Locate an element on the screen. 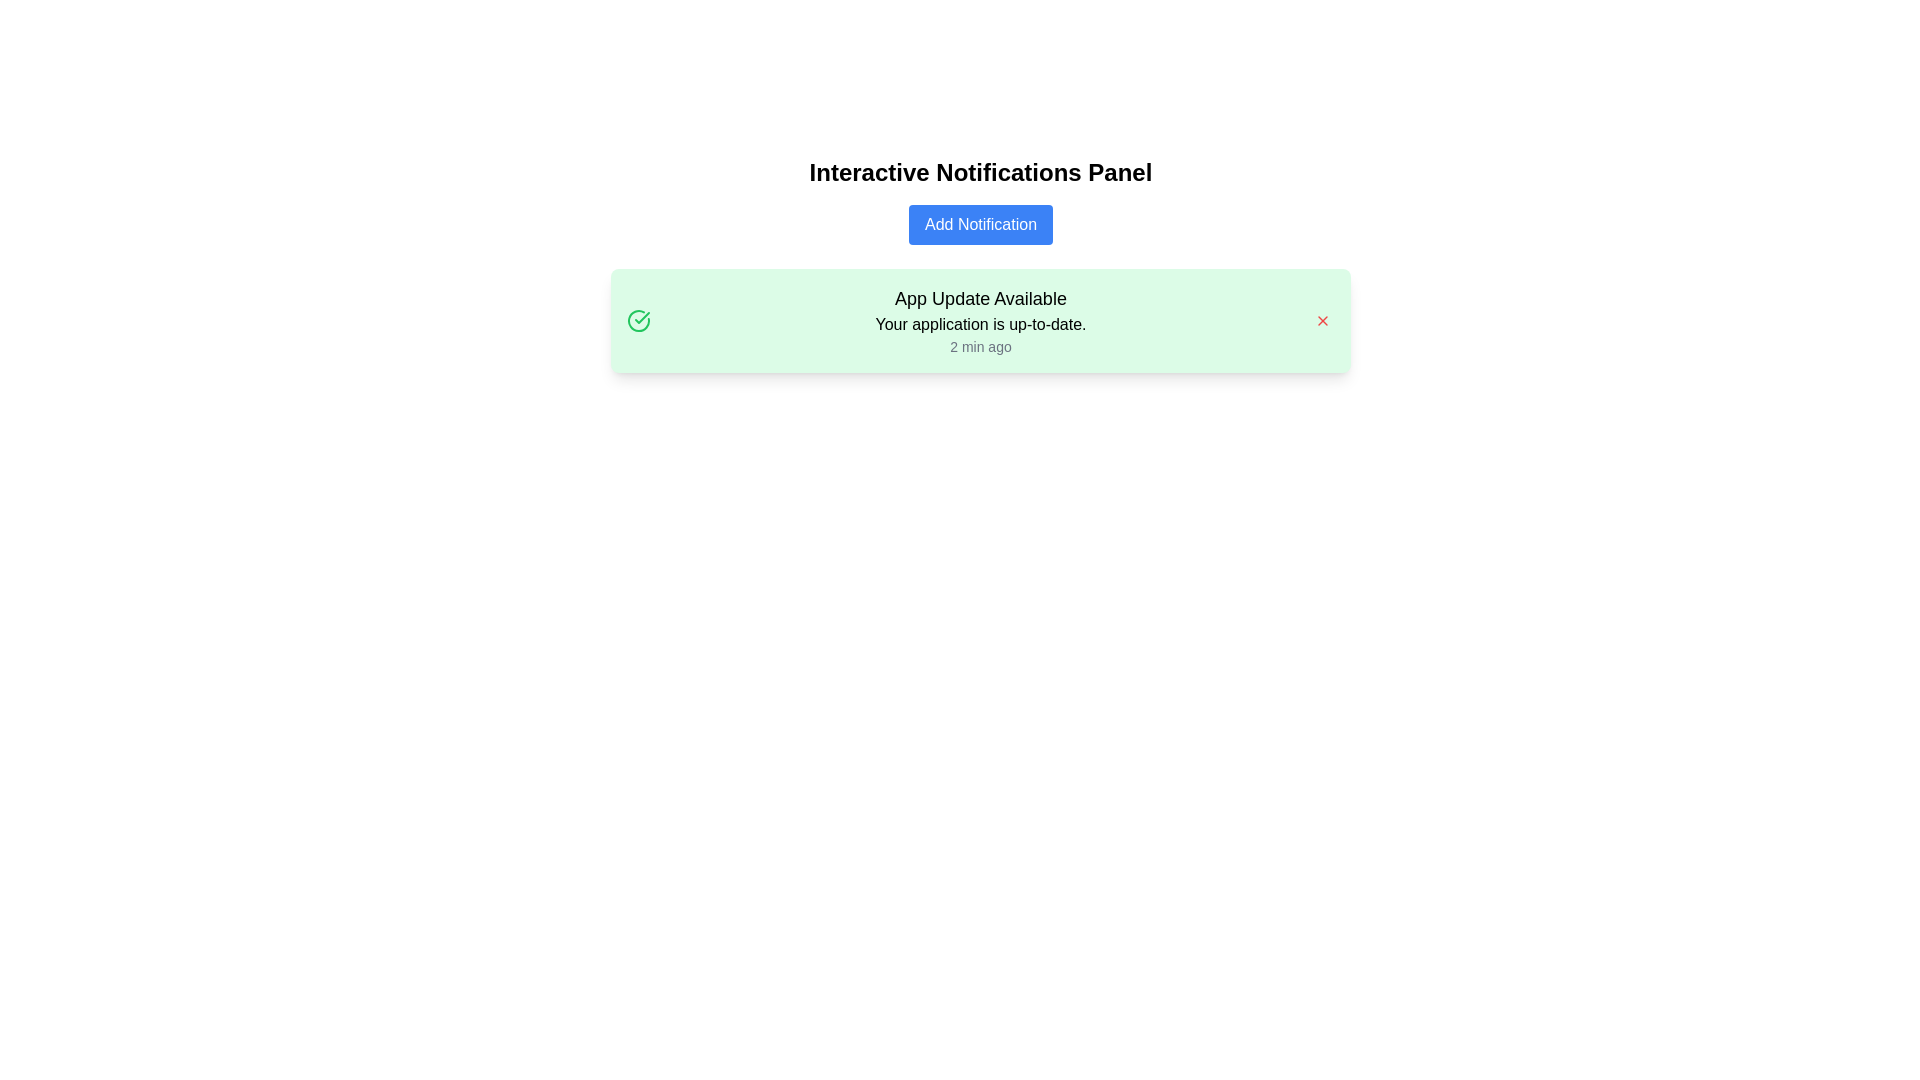 The height and width of the screenshot is (1080, 1920). message displayed in the text block titled 'App Update Available' which indicates that 'Your application is up-to-date' and shows a timestamp '2 min ago' is located at coordinates (980, 319).